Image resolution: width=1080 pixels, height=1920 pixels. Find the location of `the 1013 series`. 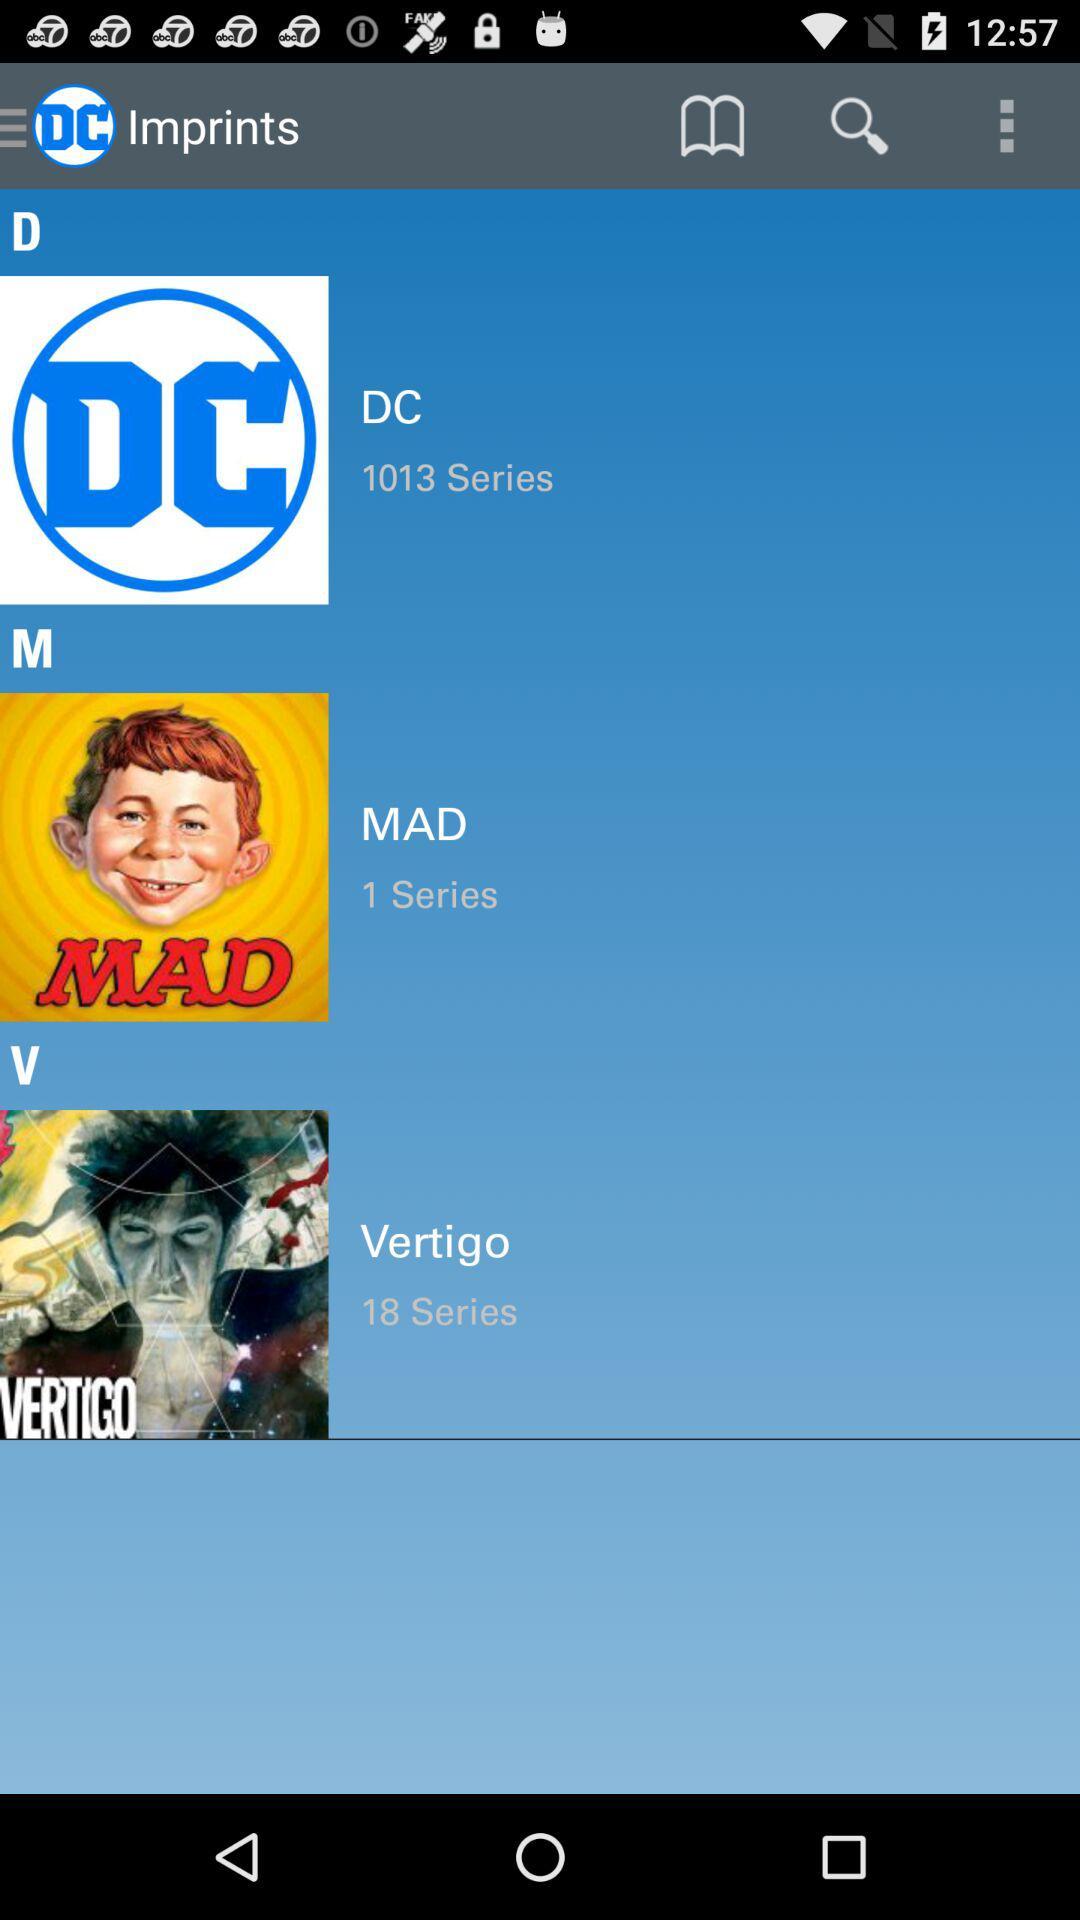

the 1013 series is located at coordinates (703, 476).